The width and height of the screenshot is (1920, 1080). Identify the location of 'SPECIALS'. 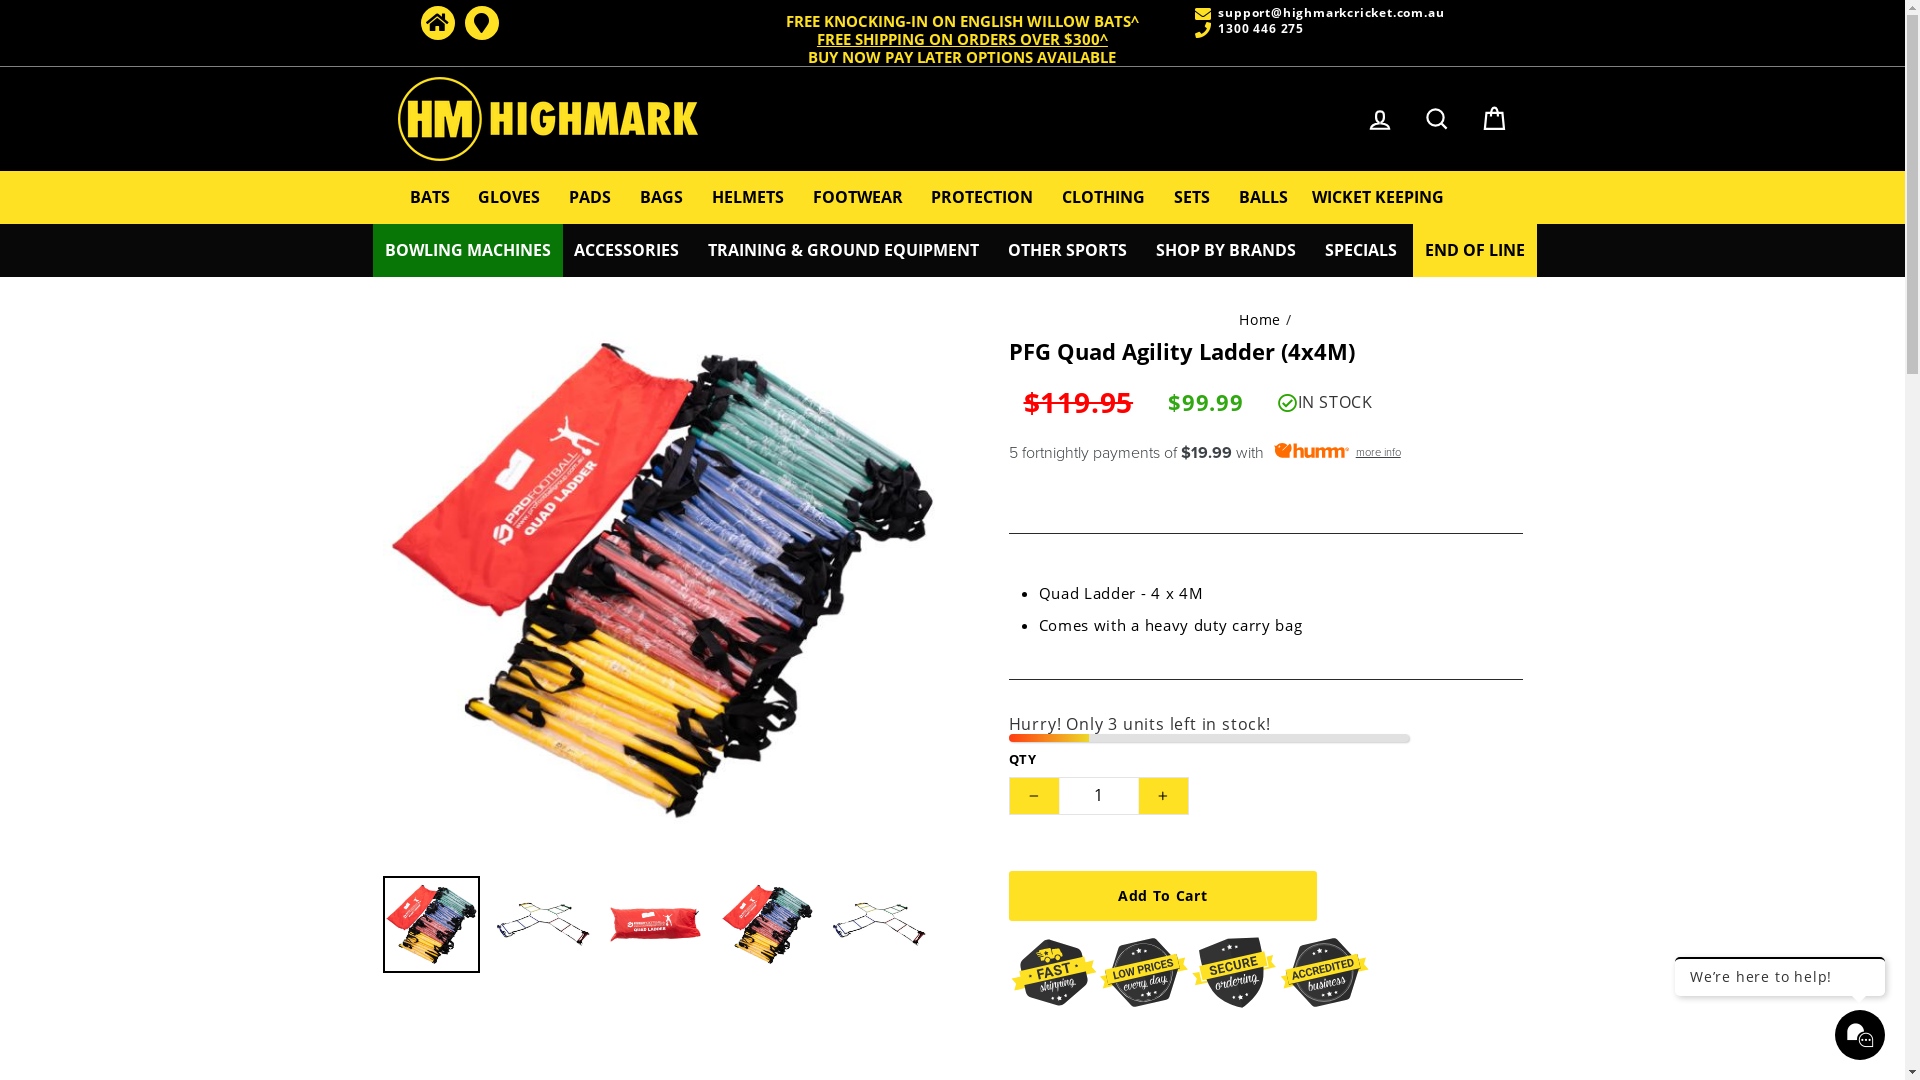
(1360, 249).